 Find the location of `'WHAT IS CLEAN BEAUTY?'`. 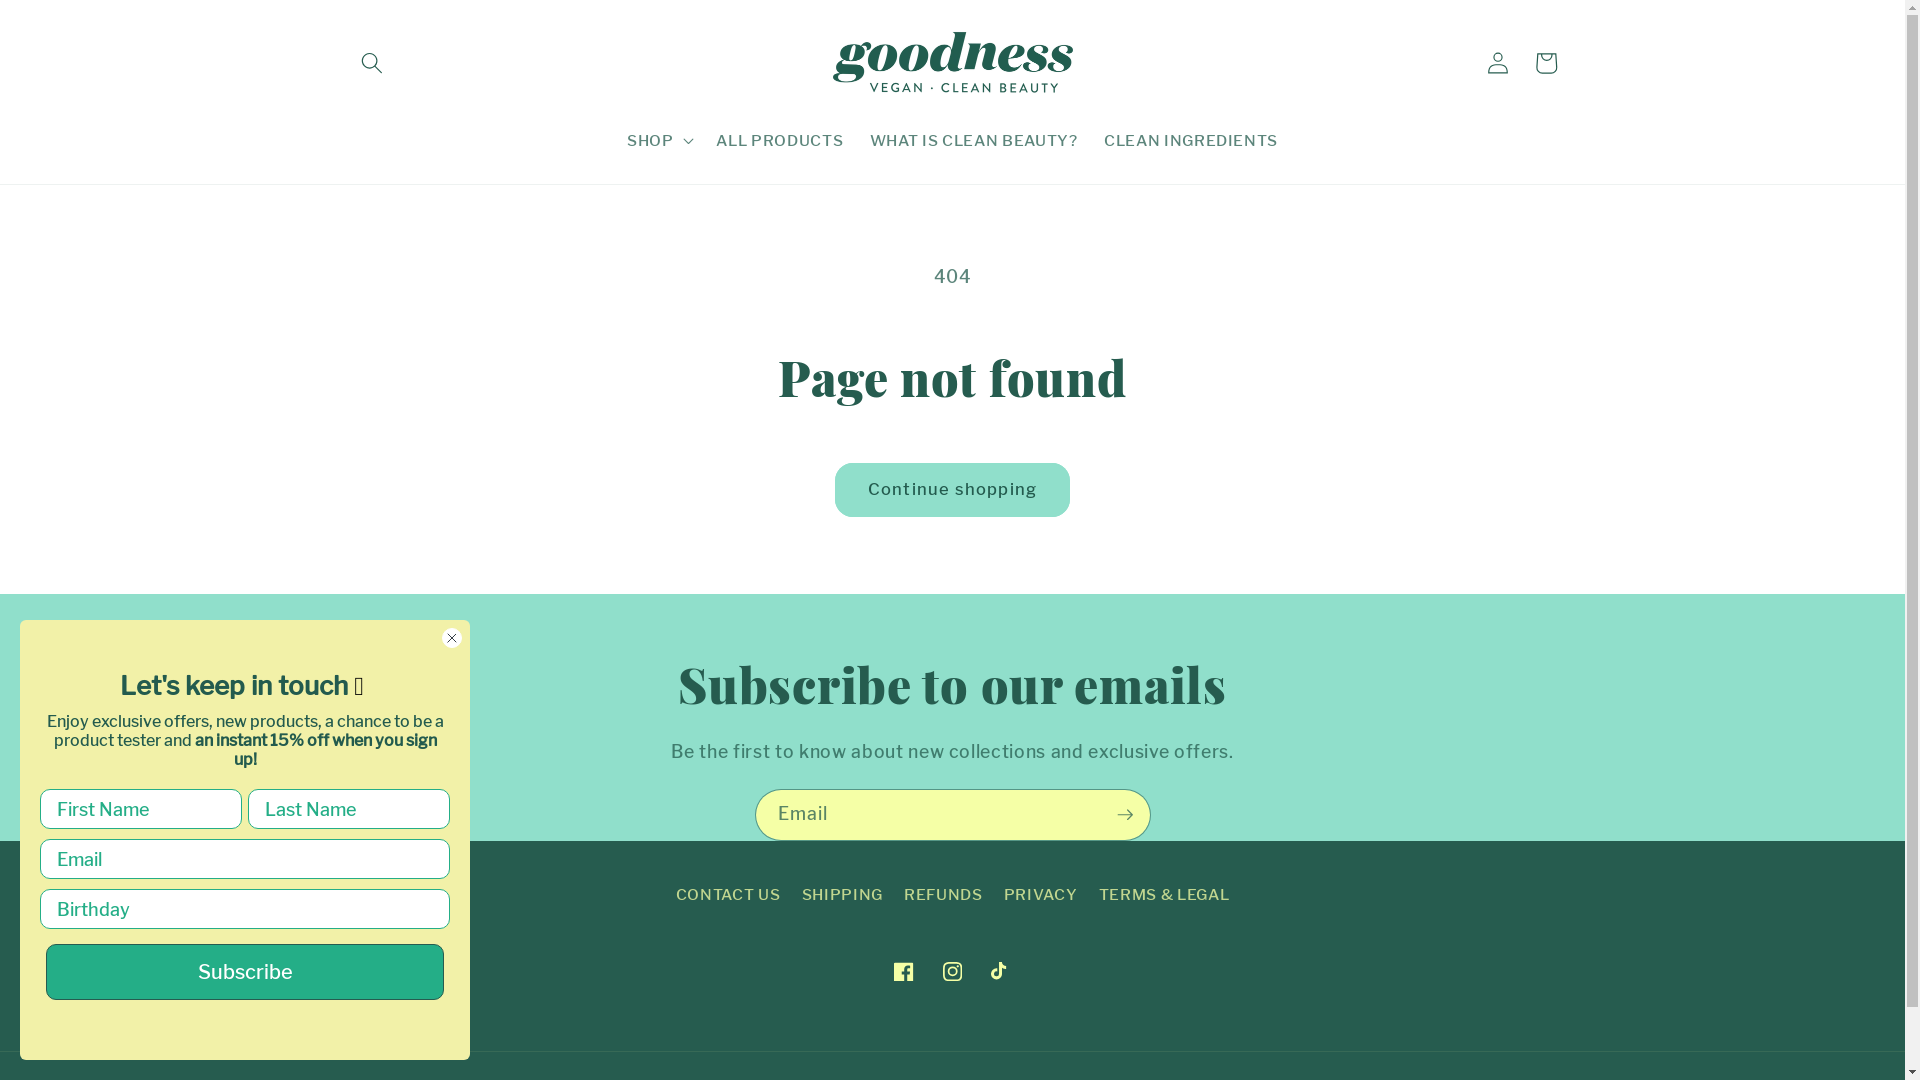

'WHAT IS CLEAN BEAUTY?' is located at coordinates (973, 140).